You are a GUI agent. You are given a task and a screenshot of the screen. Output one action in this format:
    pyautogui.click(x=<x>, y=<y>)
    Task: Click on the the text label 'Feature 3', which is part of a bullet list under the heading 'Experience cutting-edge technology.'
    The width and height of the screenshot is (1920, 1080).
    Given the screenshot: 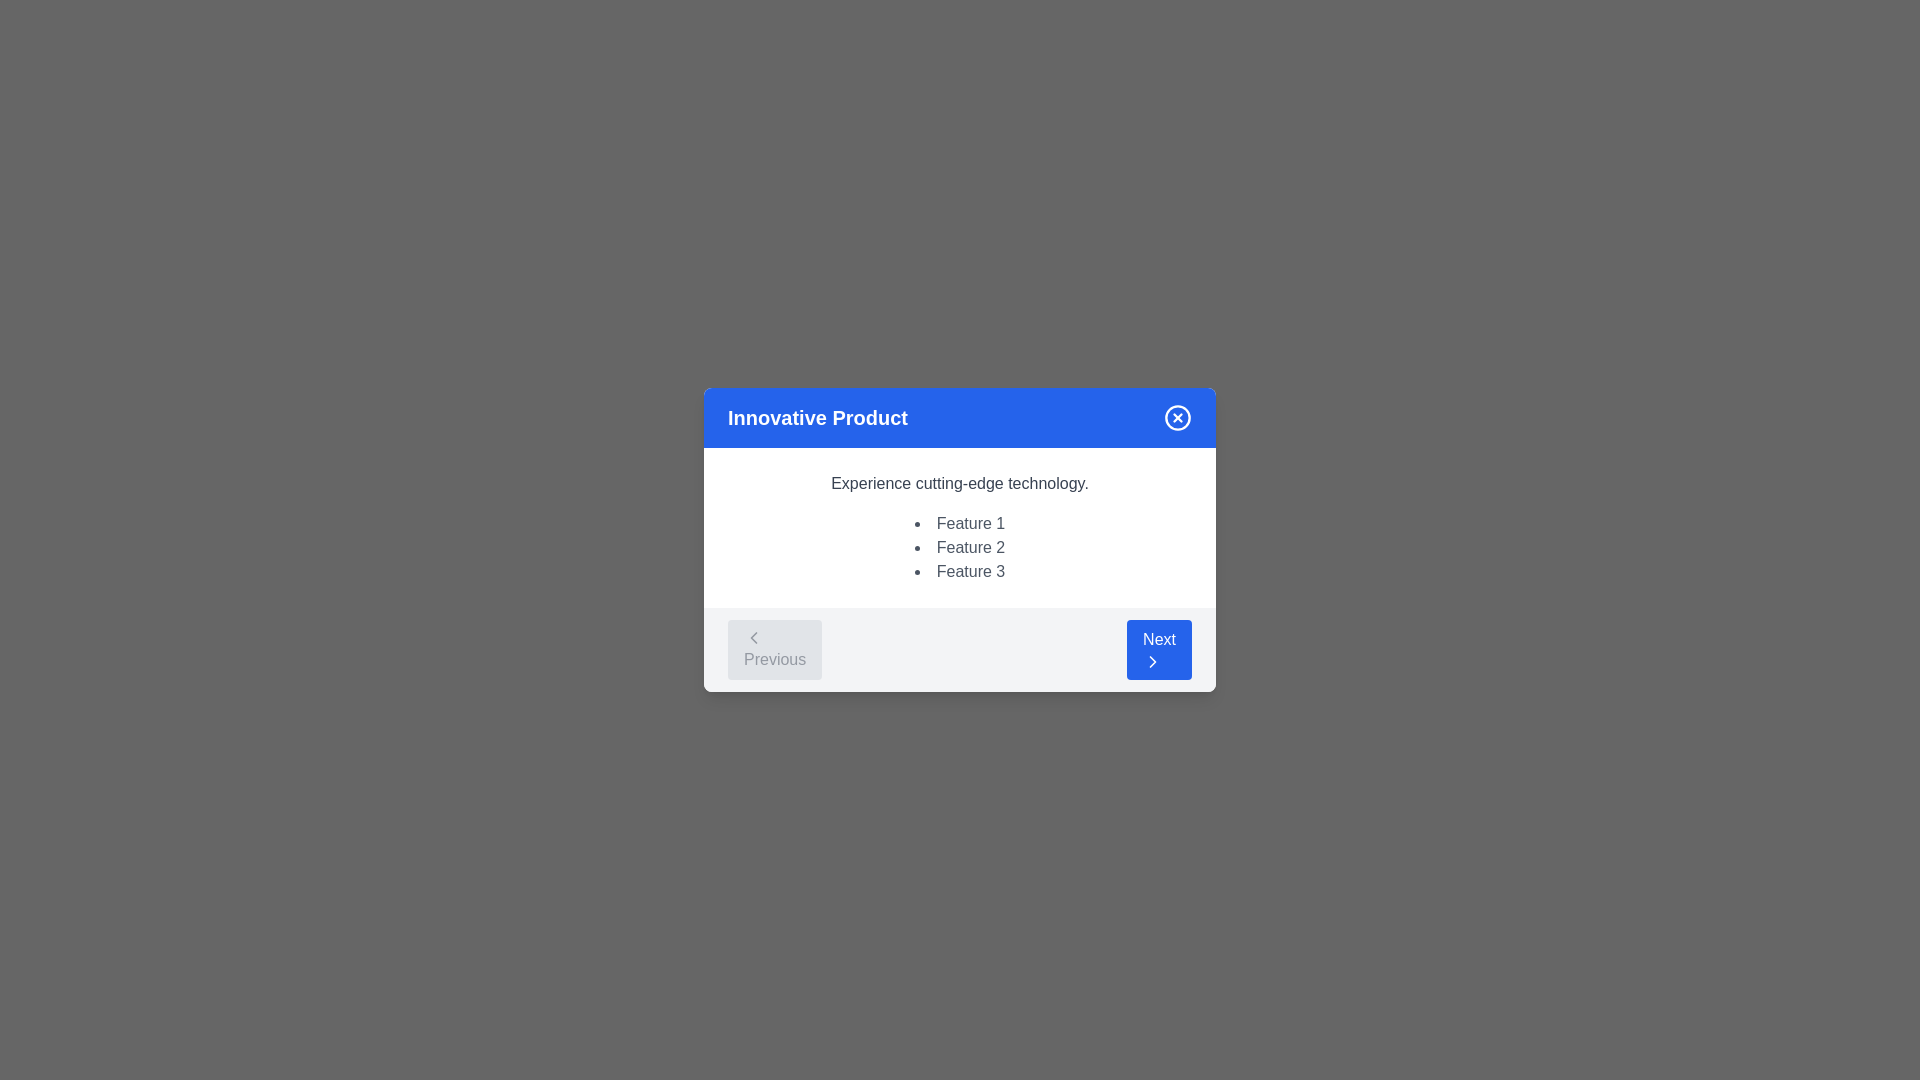 What is the action you would take?
    pyautogui.click(x=960, y=571)
    